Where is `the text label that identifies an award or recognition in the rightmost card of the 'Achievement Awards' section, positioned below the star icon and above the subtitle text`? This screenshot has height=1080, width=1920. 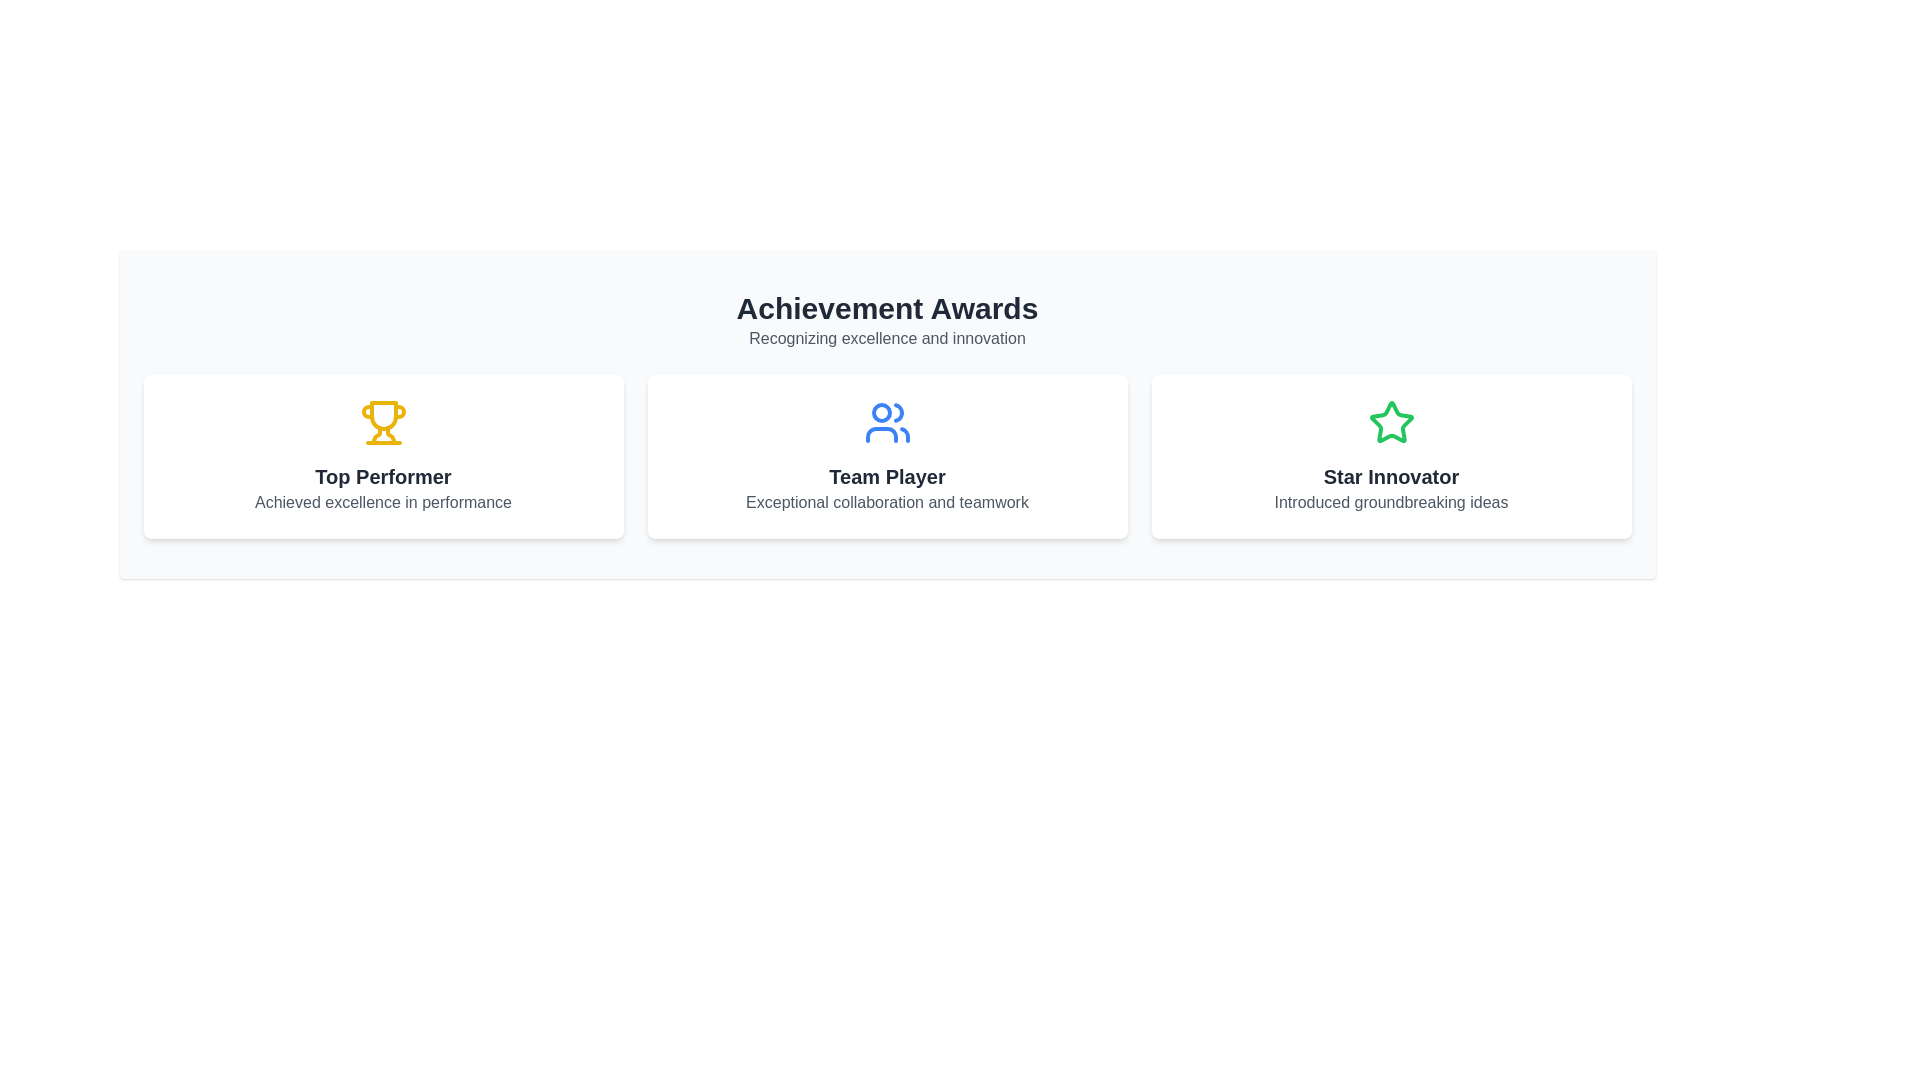
the text label that identifies an award or recognition in the rightmost card of the 'Achievement Awards' section, positioned below the star icon and above the subtitle text is located at coordinates (1390, 477).